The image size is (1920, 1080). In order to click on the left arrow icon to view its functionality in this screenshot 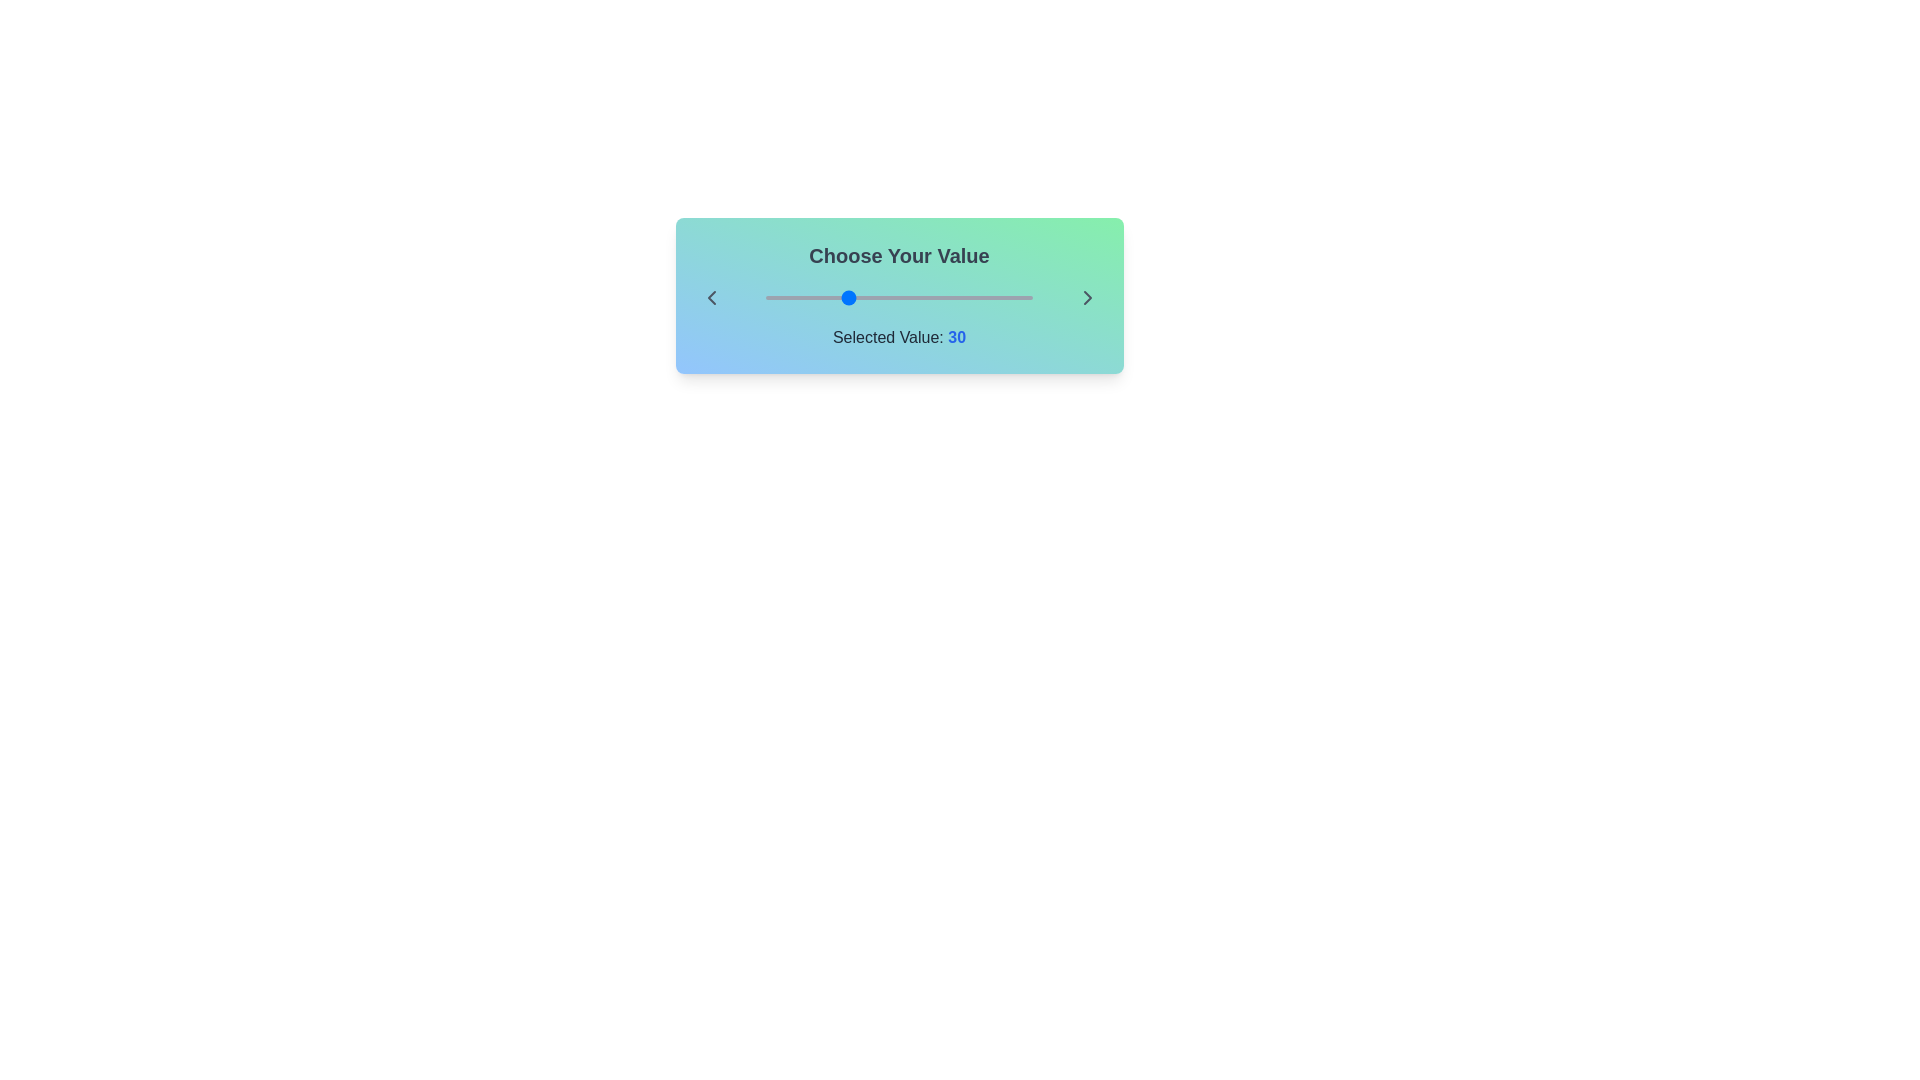, I will do `click(711, 297)`.